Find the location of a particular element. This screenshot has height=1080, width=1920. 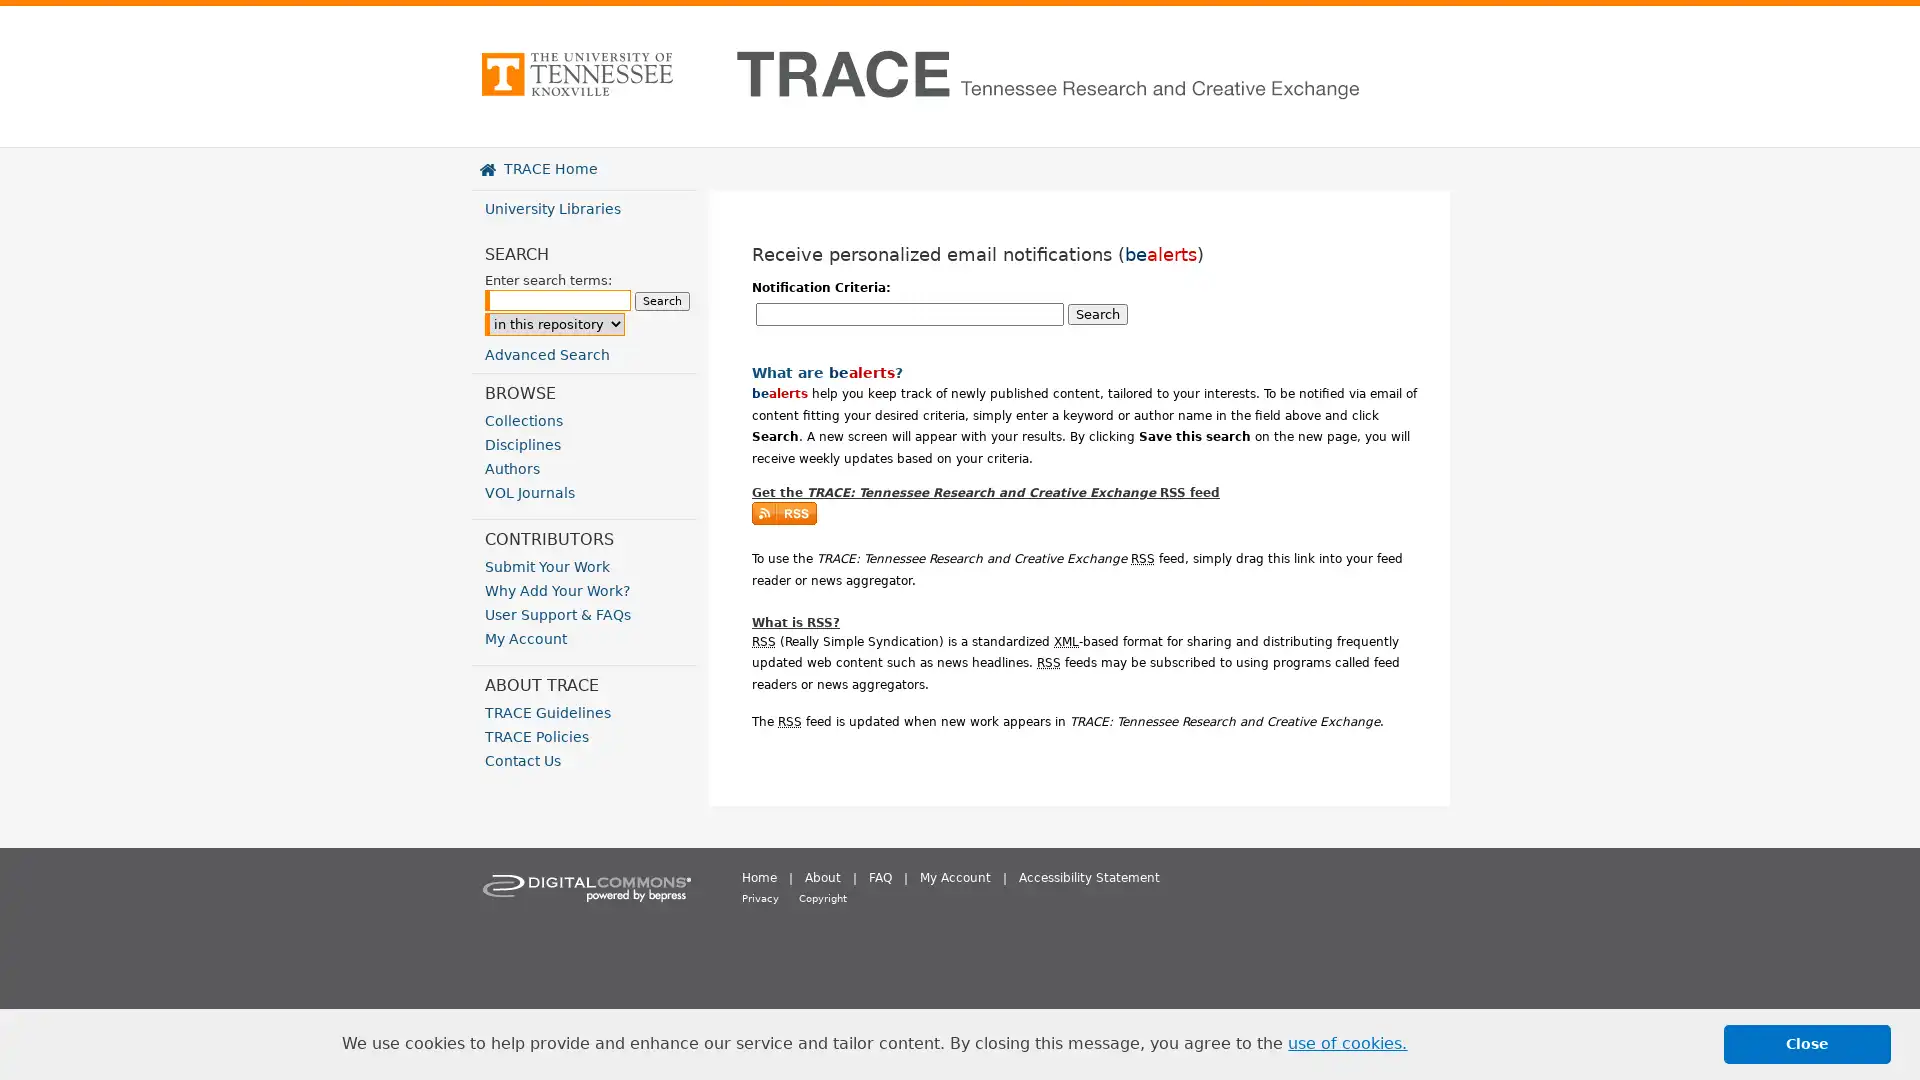

Search is located at coordinates (1097, 314).